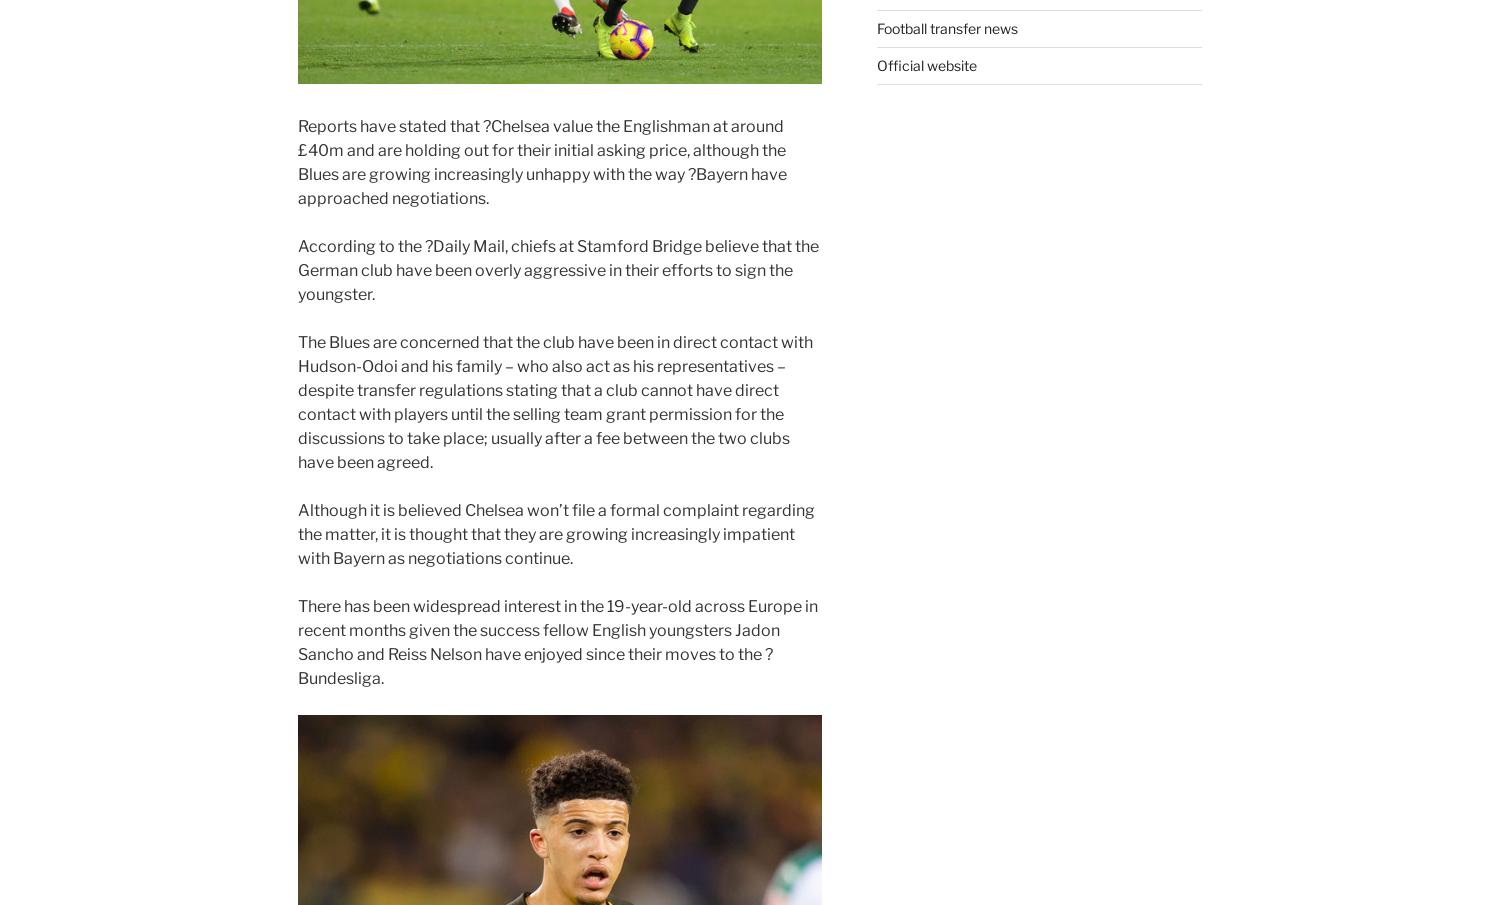 Image resolution: width=1500 pixels, height=905 pixels. What do you see at coordinates (925, 65) in the screenshot?
I see `'Official website'` at bounding box center [925, 65].